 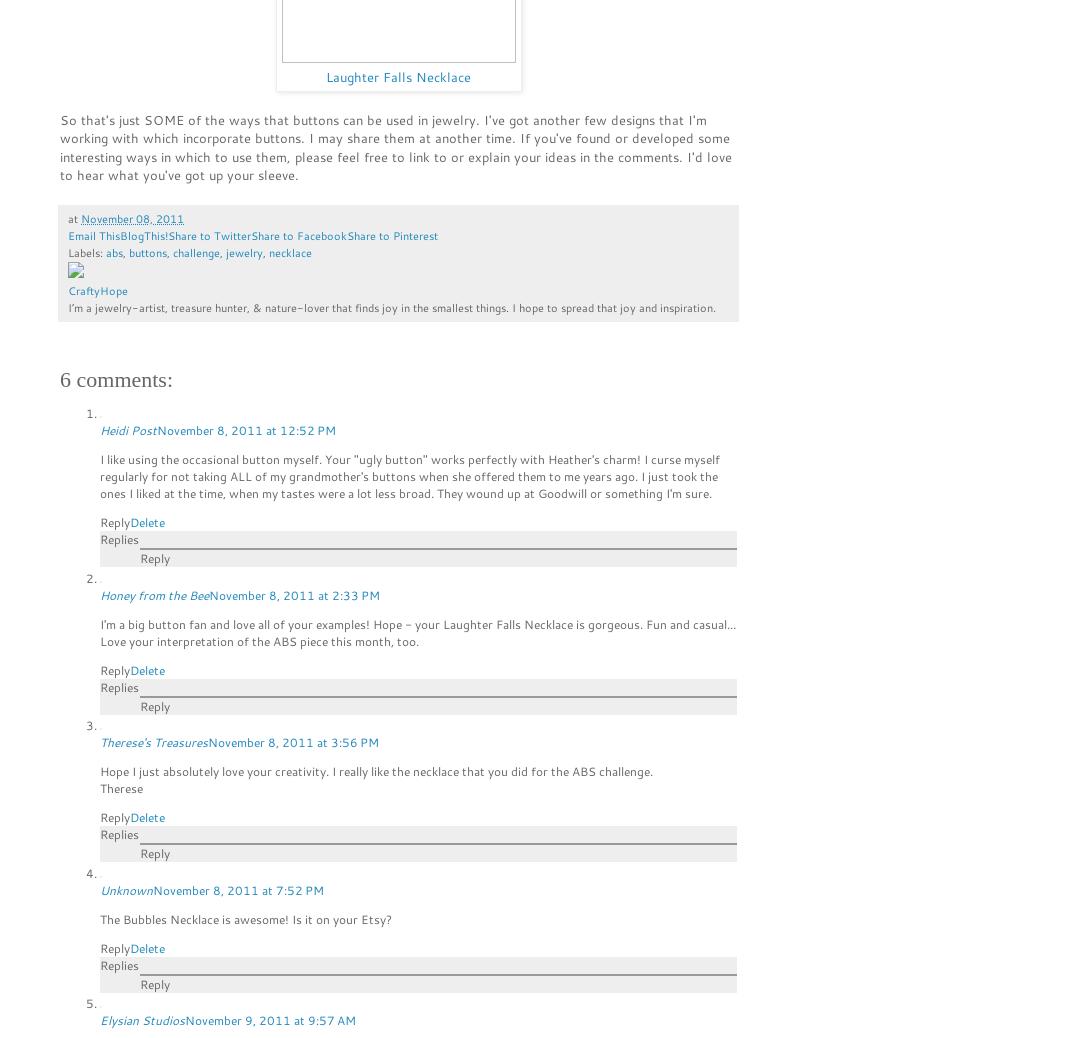 I want to click on 'Laughter Falls Necklace', so click(x=397, y=74).